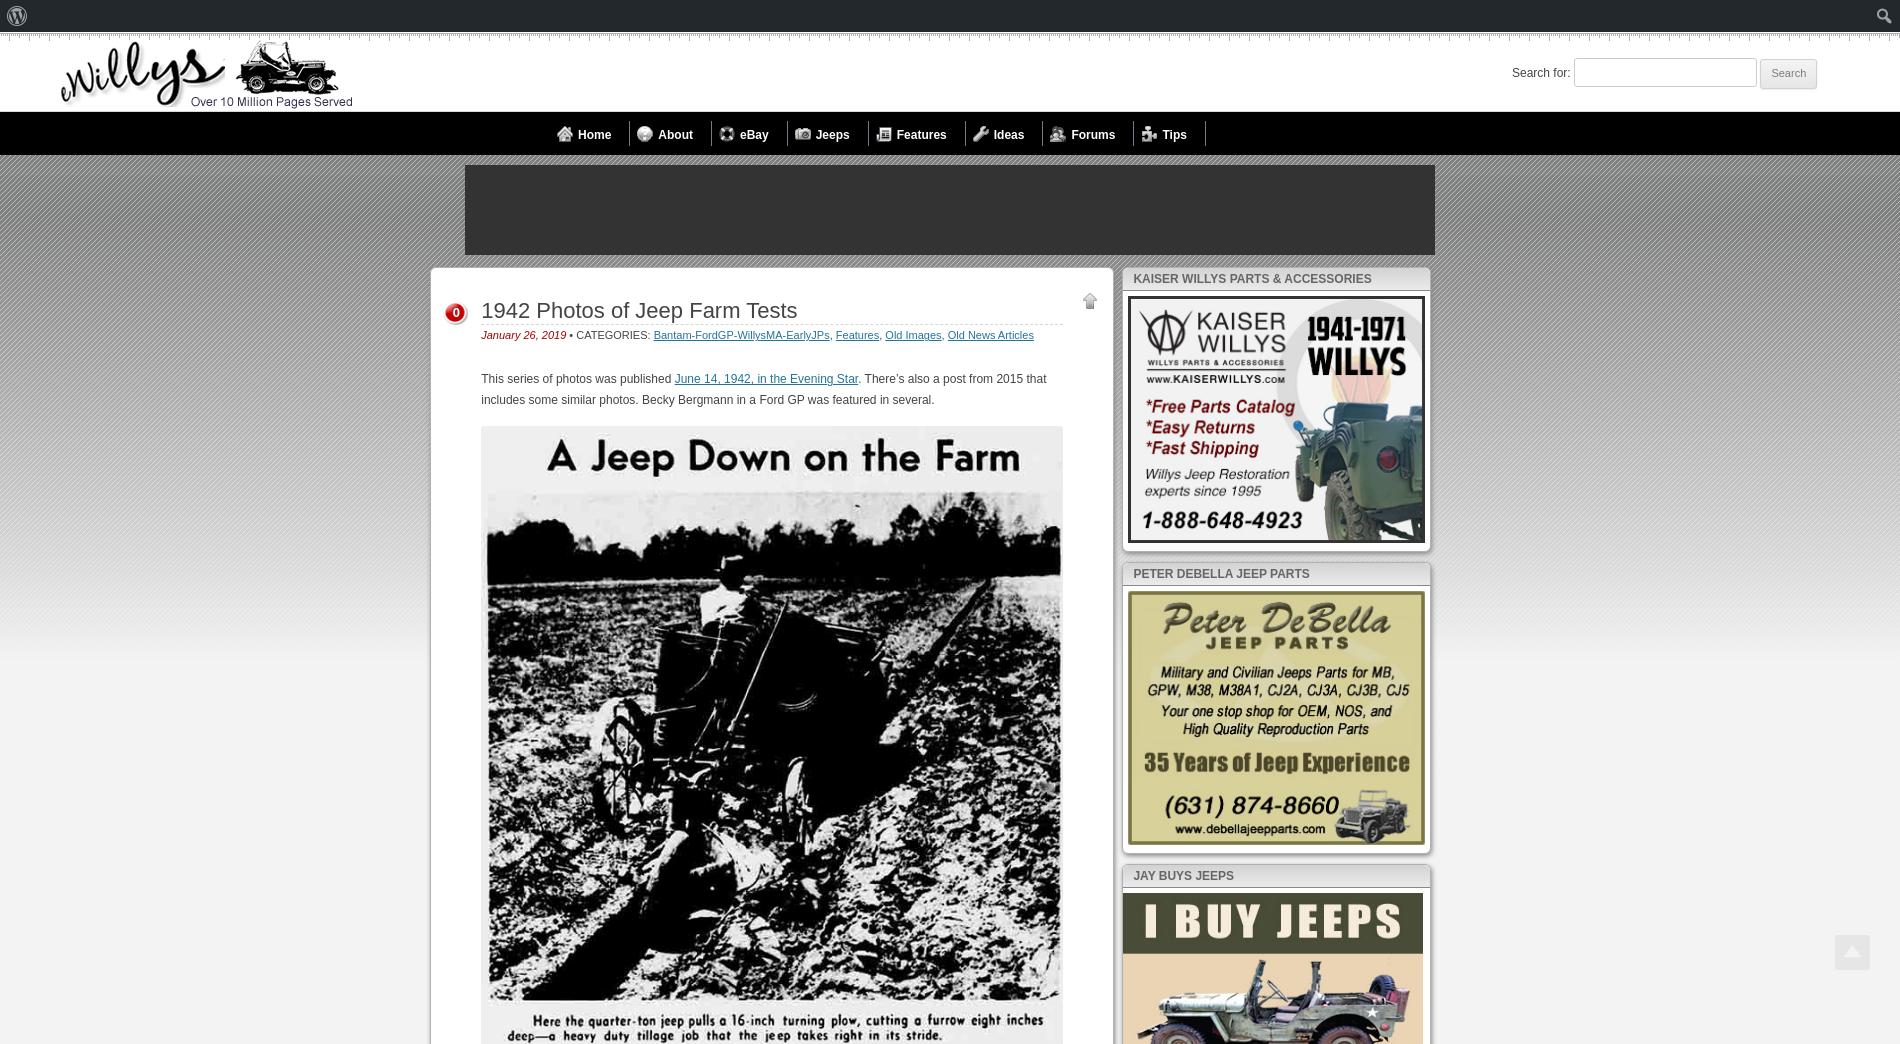  What do you see at coordinates (1250, 277) in the screenshot?
I see `'Kaiser Willys Parts & Accessories'` at bounding box center [1250, 277].